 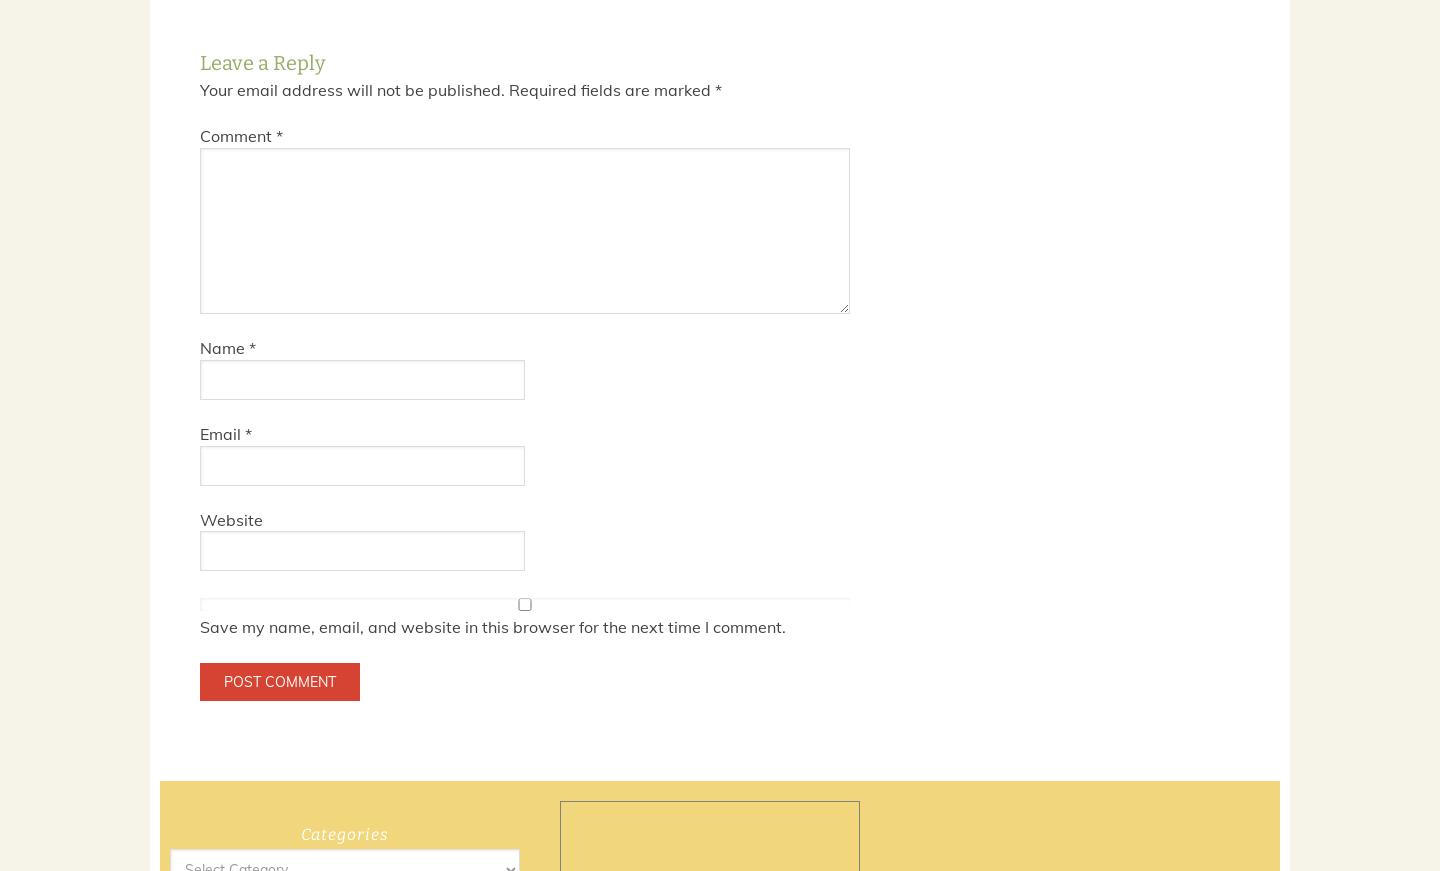 What do you see at coordinates (345, 834) in the screenshot?
I see `'Categories'` at bounding box center [345, 834].